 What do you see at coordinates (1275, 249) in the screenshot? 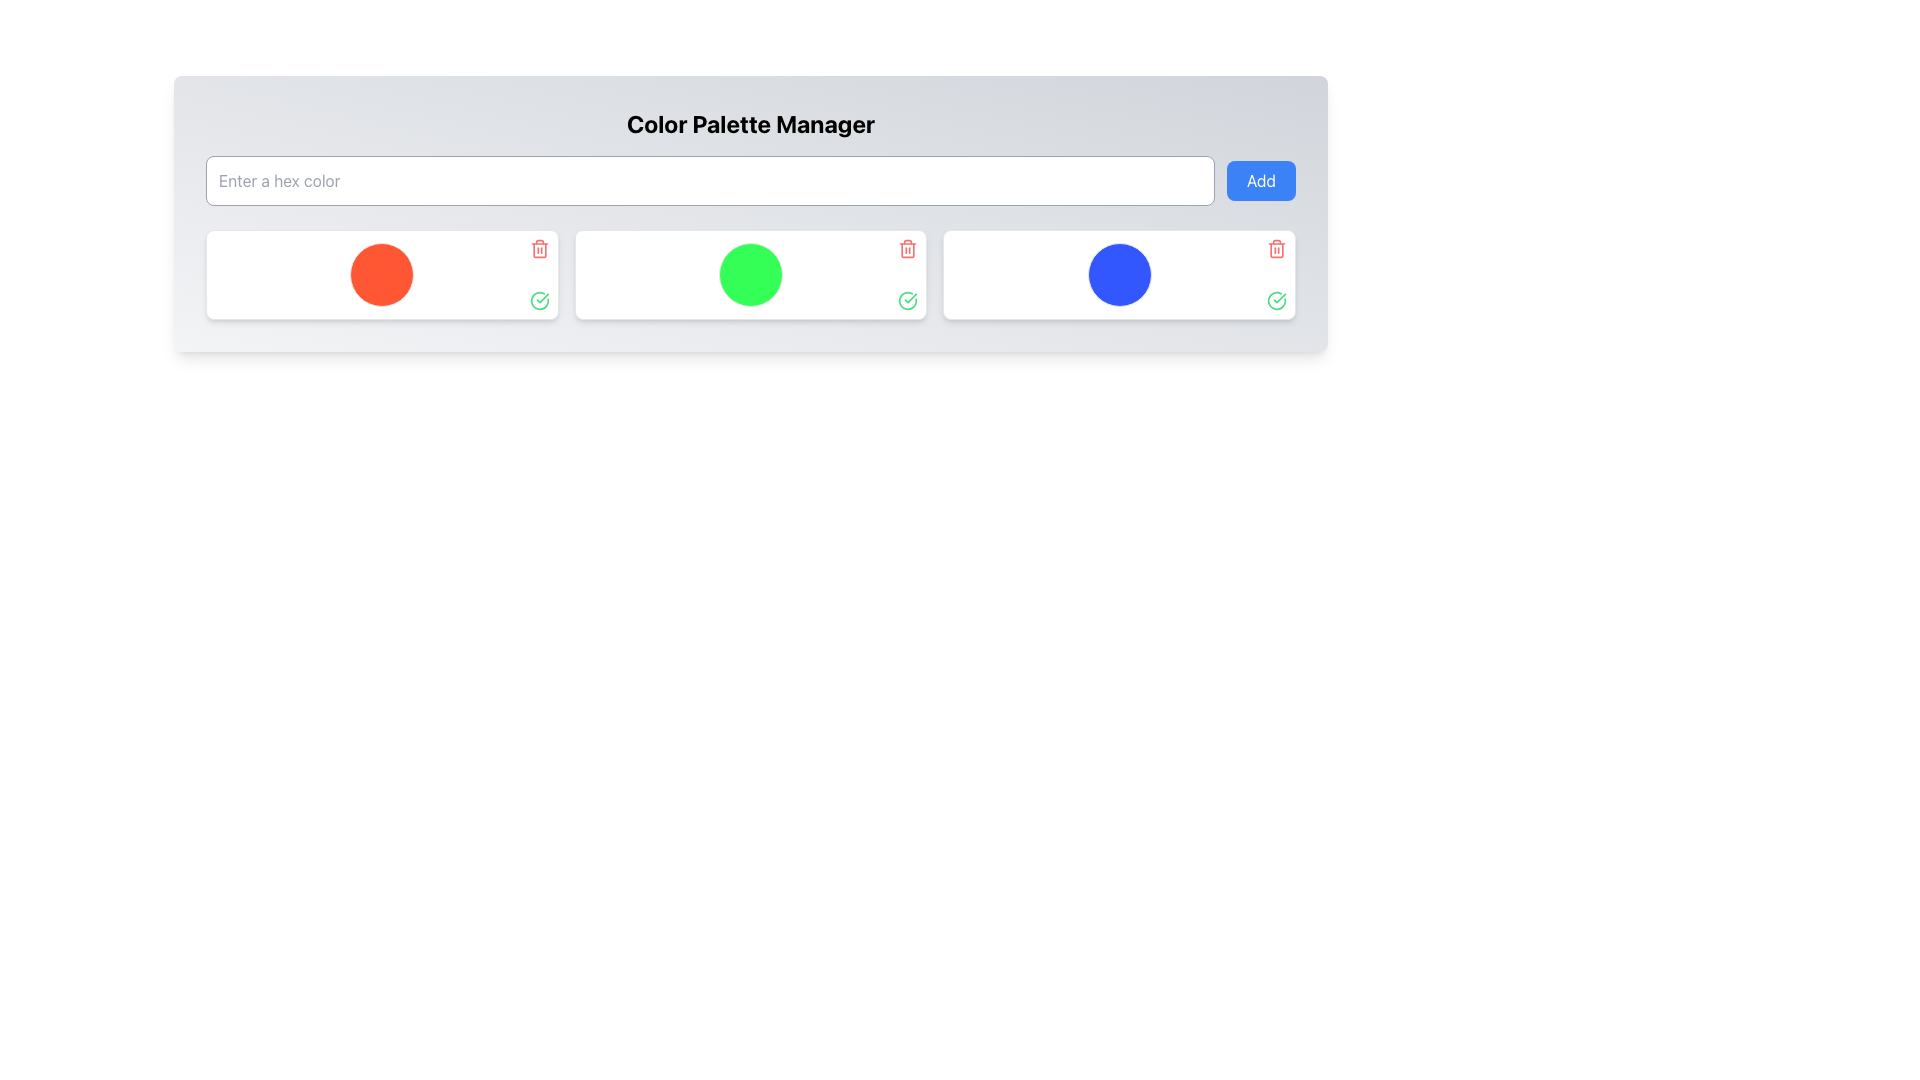
I see `the delete button located in the bottom-right corner of the card` at bounding box center [1275, 249].